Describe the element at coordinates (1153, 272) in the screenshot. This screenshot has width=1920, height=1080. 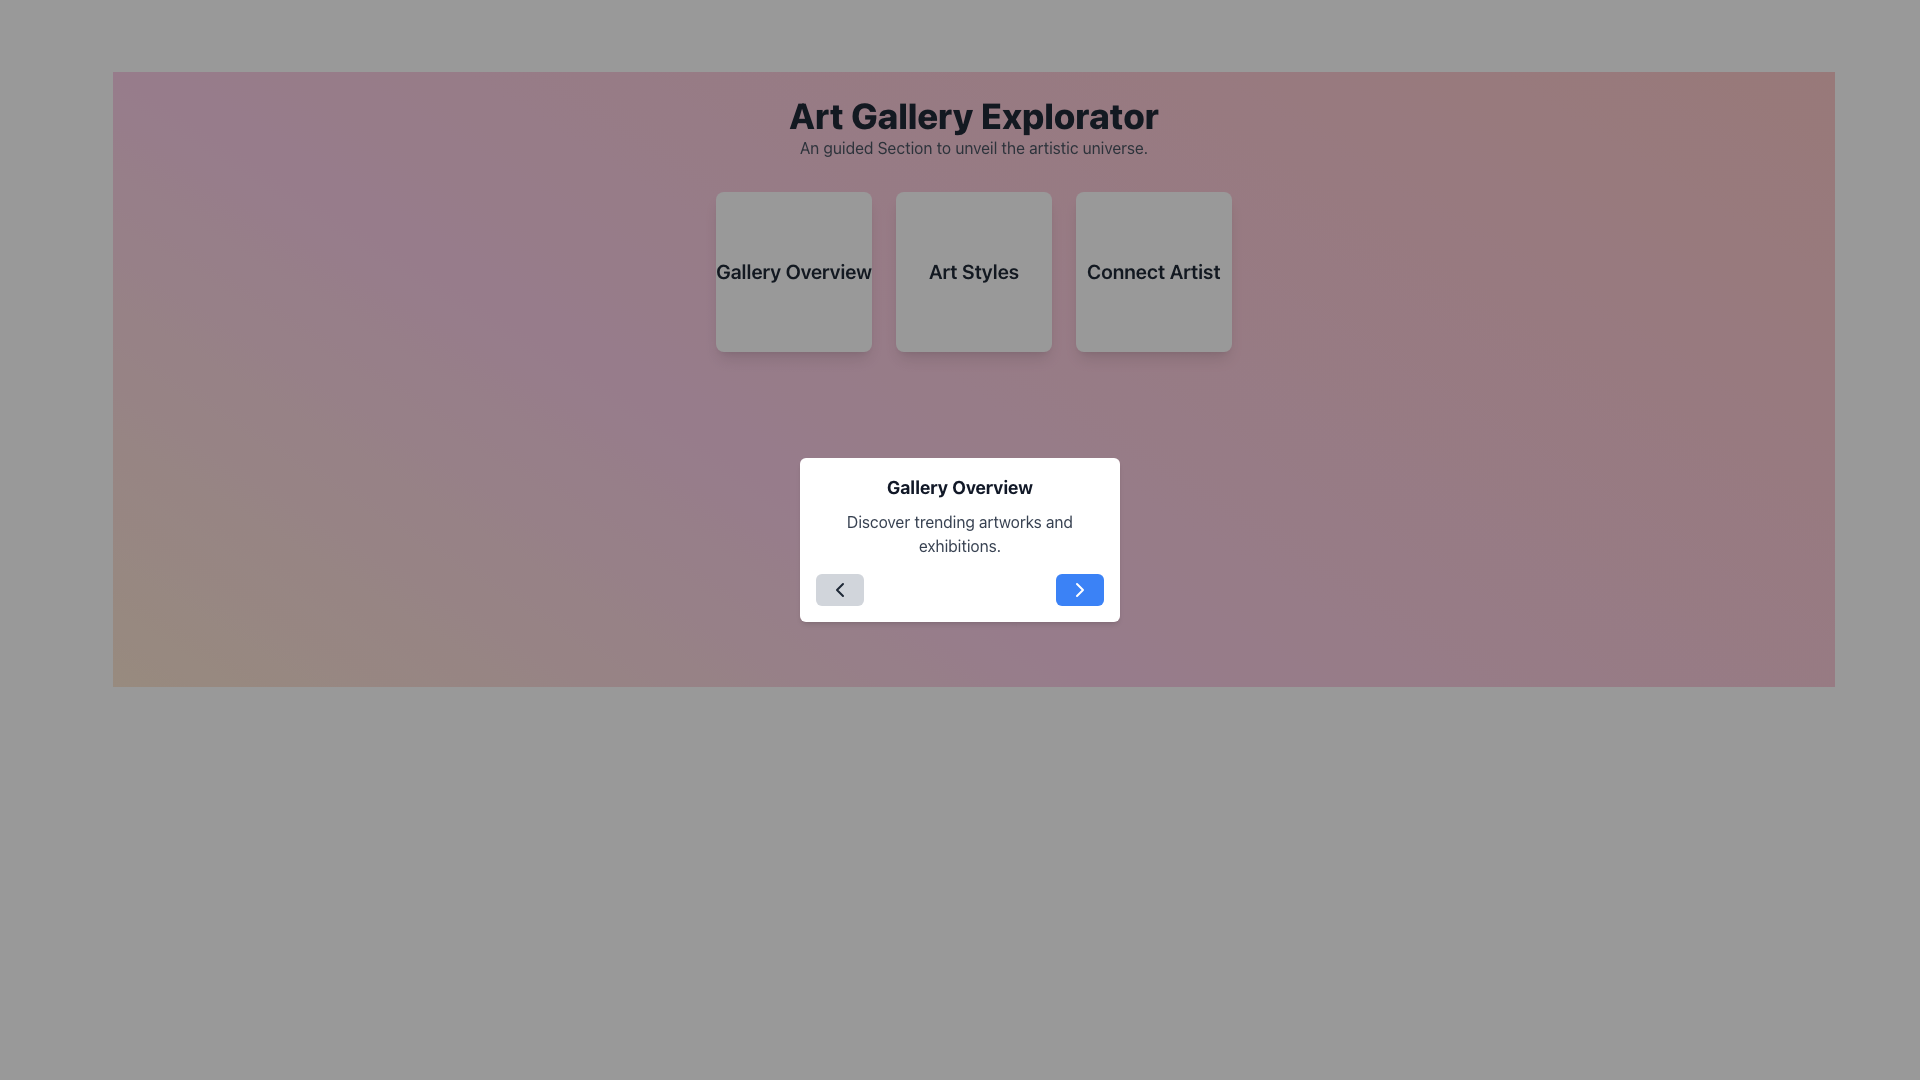
I see `the 'Connect Artist' button card, which is a rectangular card with rounded corners and a white background` at that location.